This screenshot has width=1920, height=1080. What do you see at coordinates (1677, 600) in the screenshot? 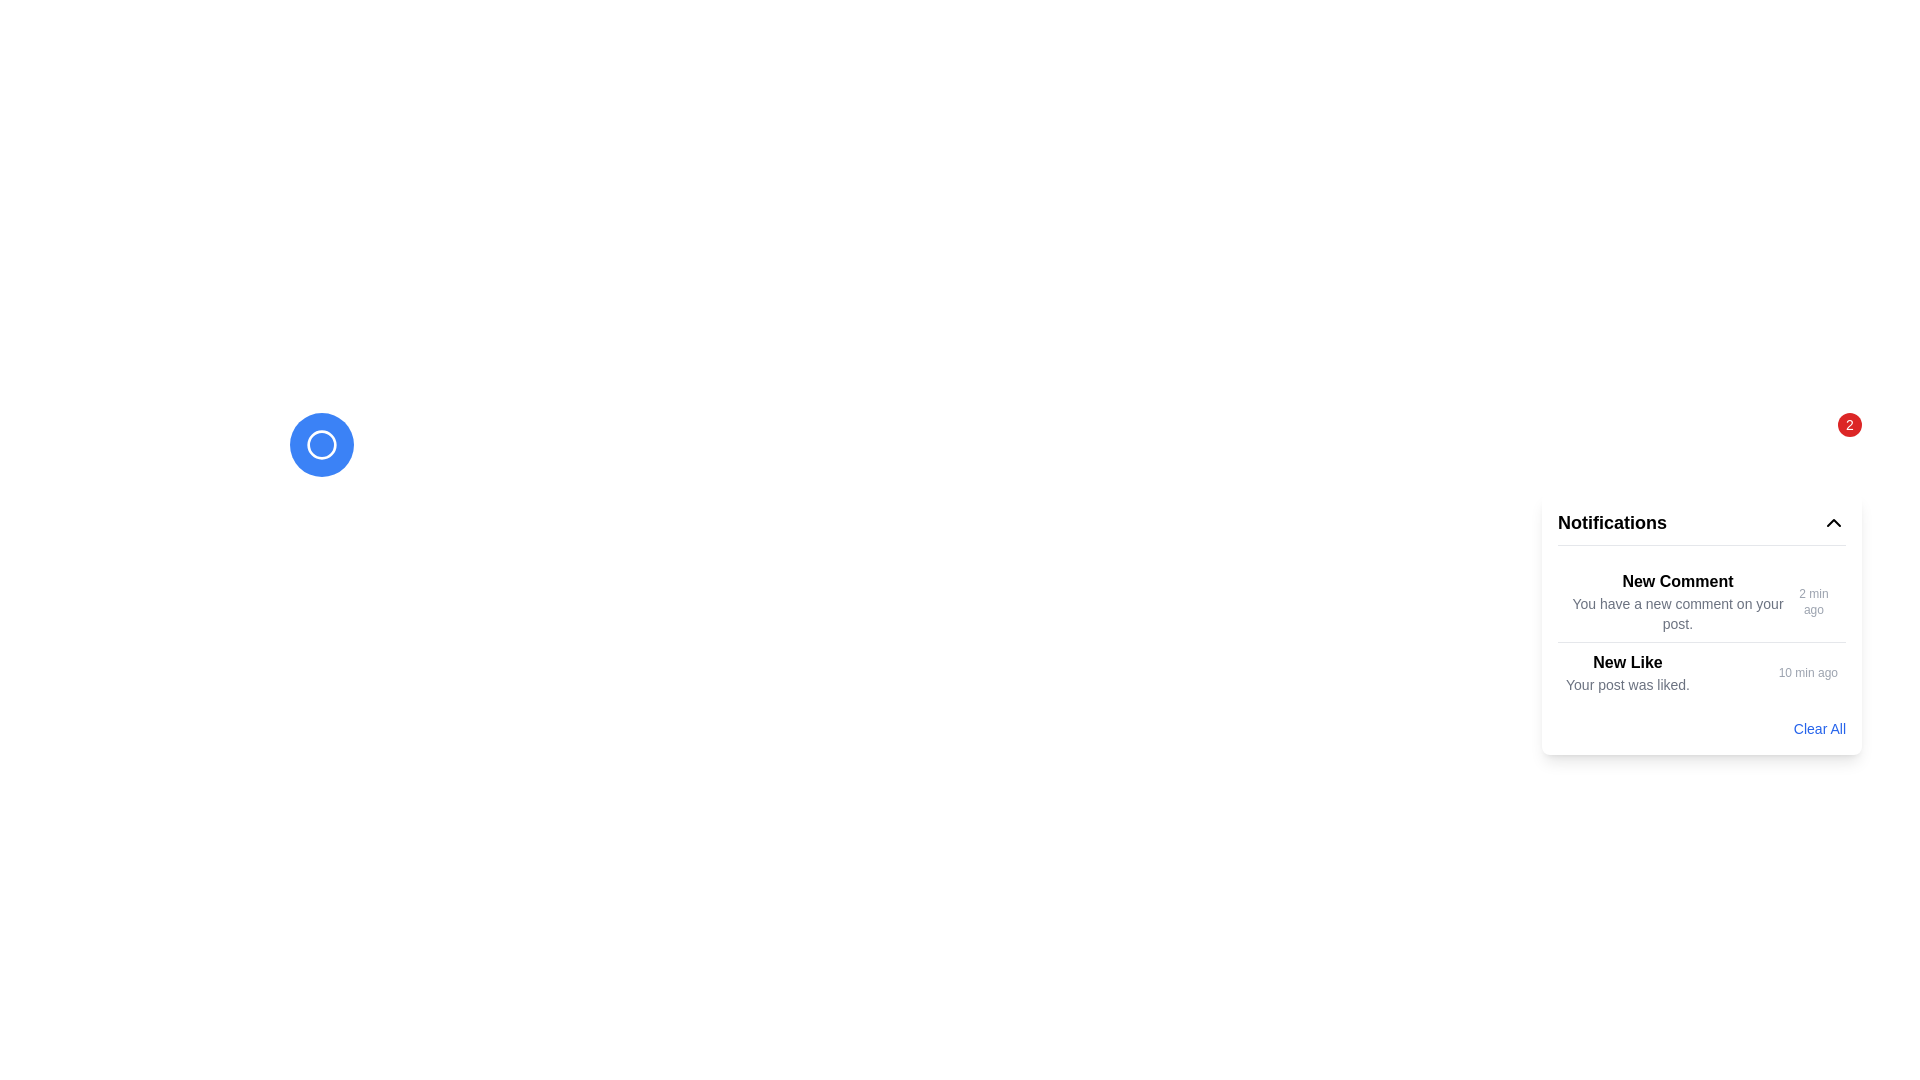
I see `notification from the Text Panel, which is the first item in the notification list indicating a new comment received by the user` at bounding box center [1677, 600].